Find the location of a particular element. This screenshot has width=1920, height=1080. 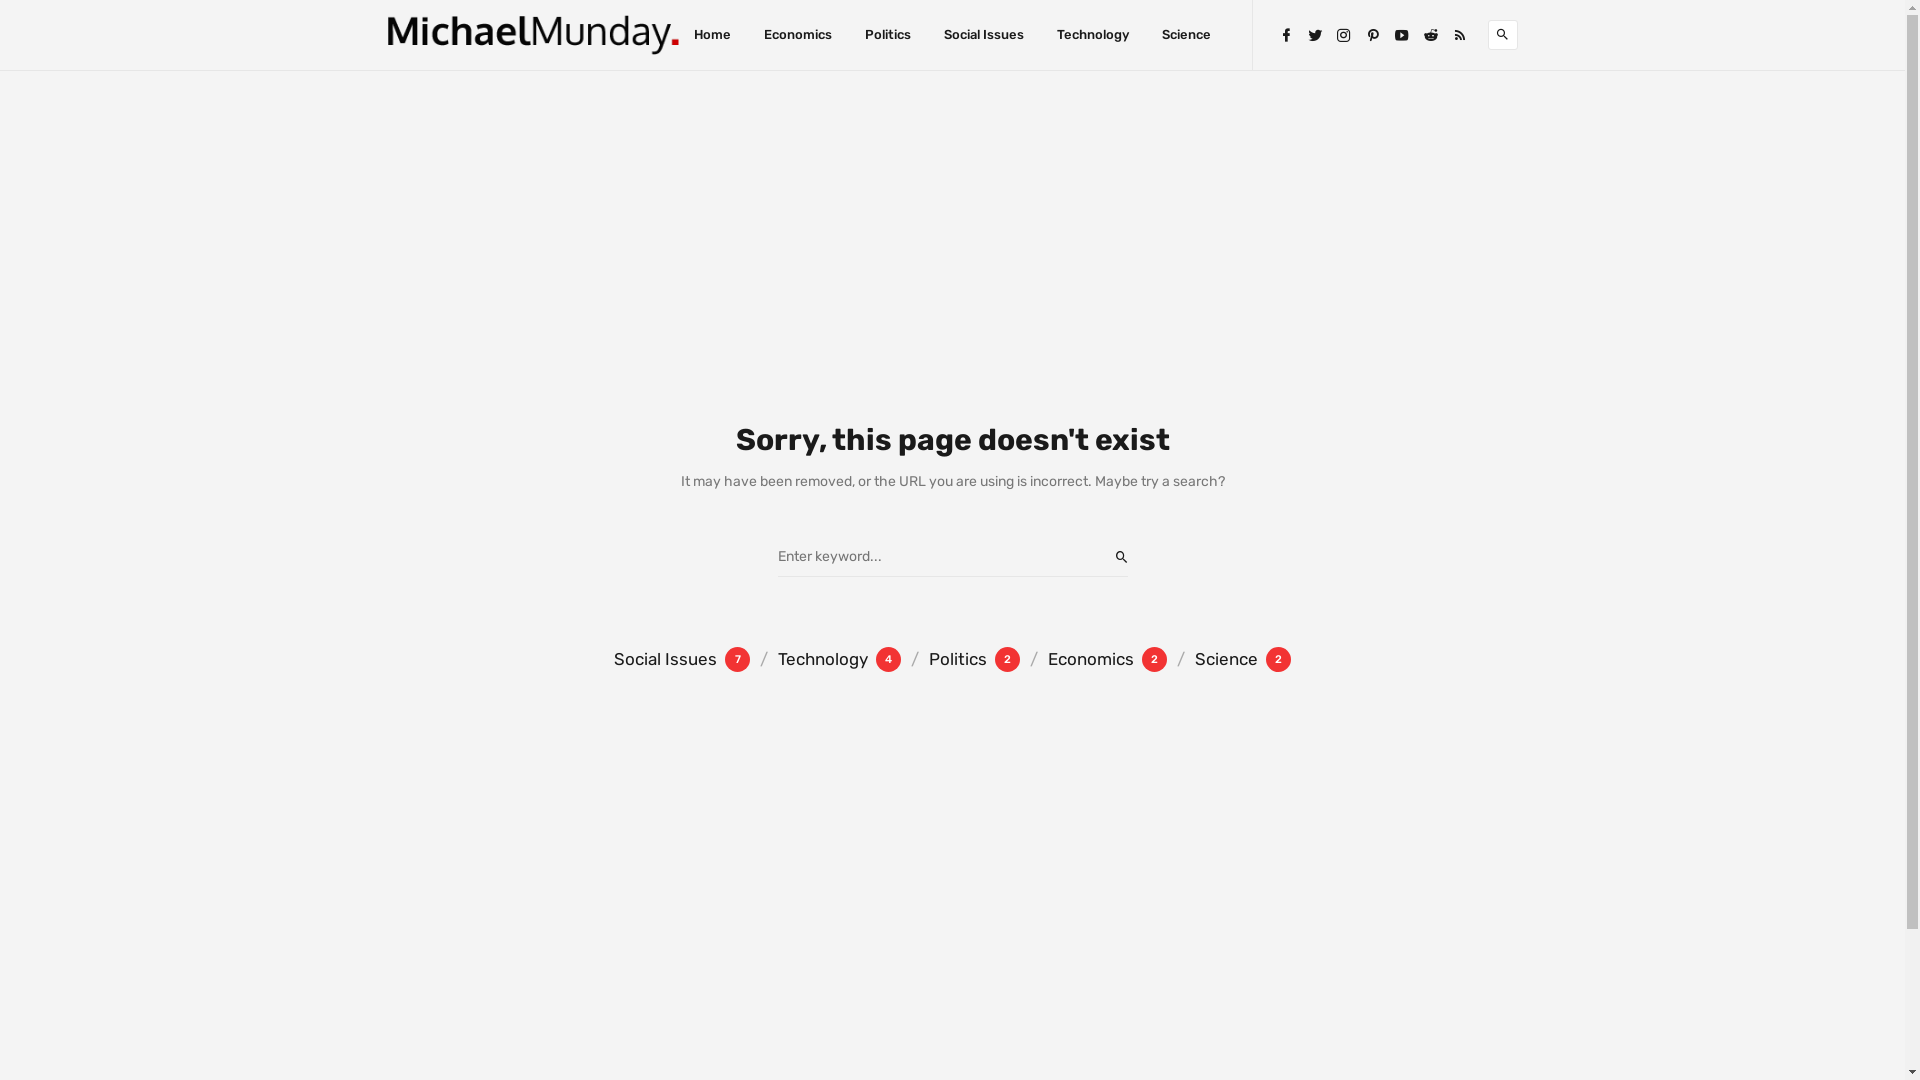

'Science is located at coordinates (1227, 658).